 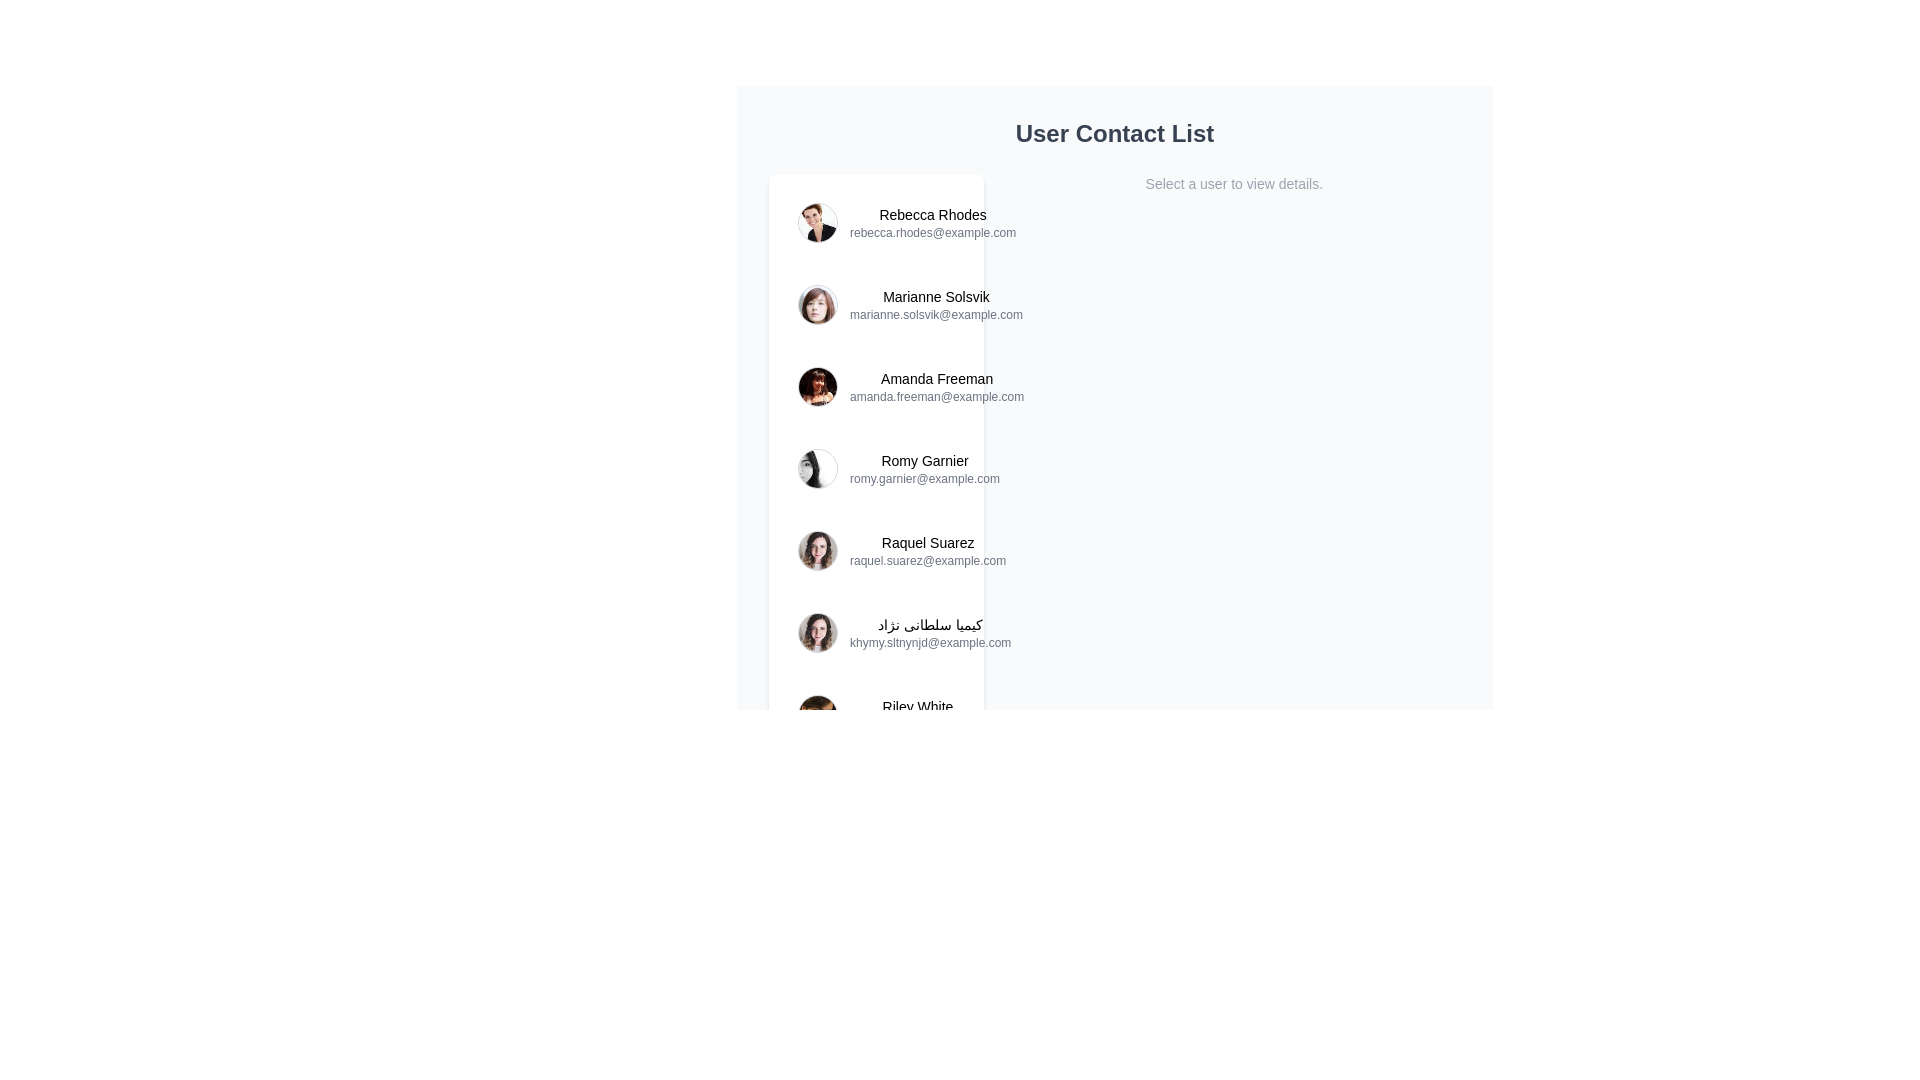 What do you see at coordinates (924, 478) in the screenshot?
I see `text value of the email address label displaying 'romy.garnier@example.com', which is positioned directly beneath the user's name 'Romy Garnier' in a vertical list of user details` at bounding box center [924, 478].